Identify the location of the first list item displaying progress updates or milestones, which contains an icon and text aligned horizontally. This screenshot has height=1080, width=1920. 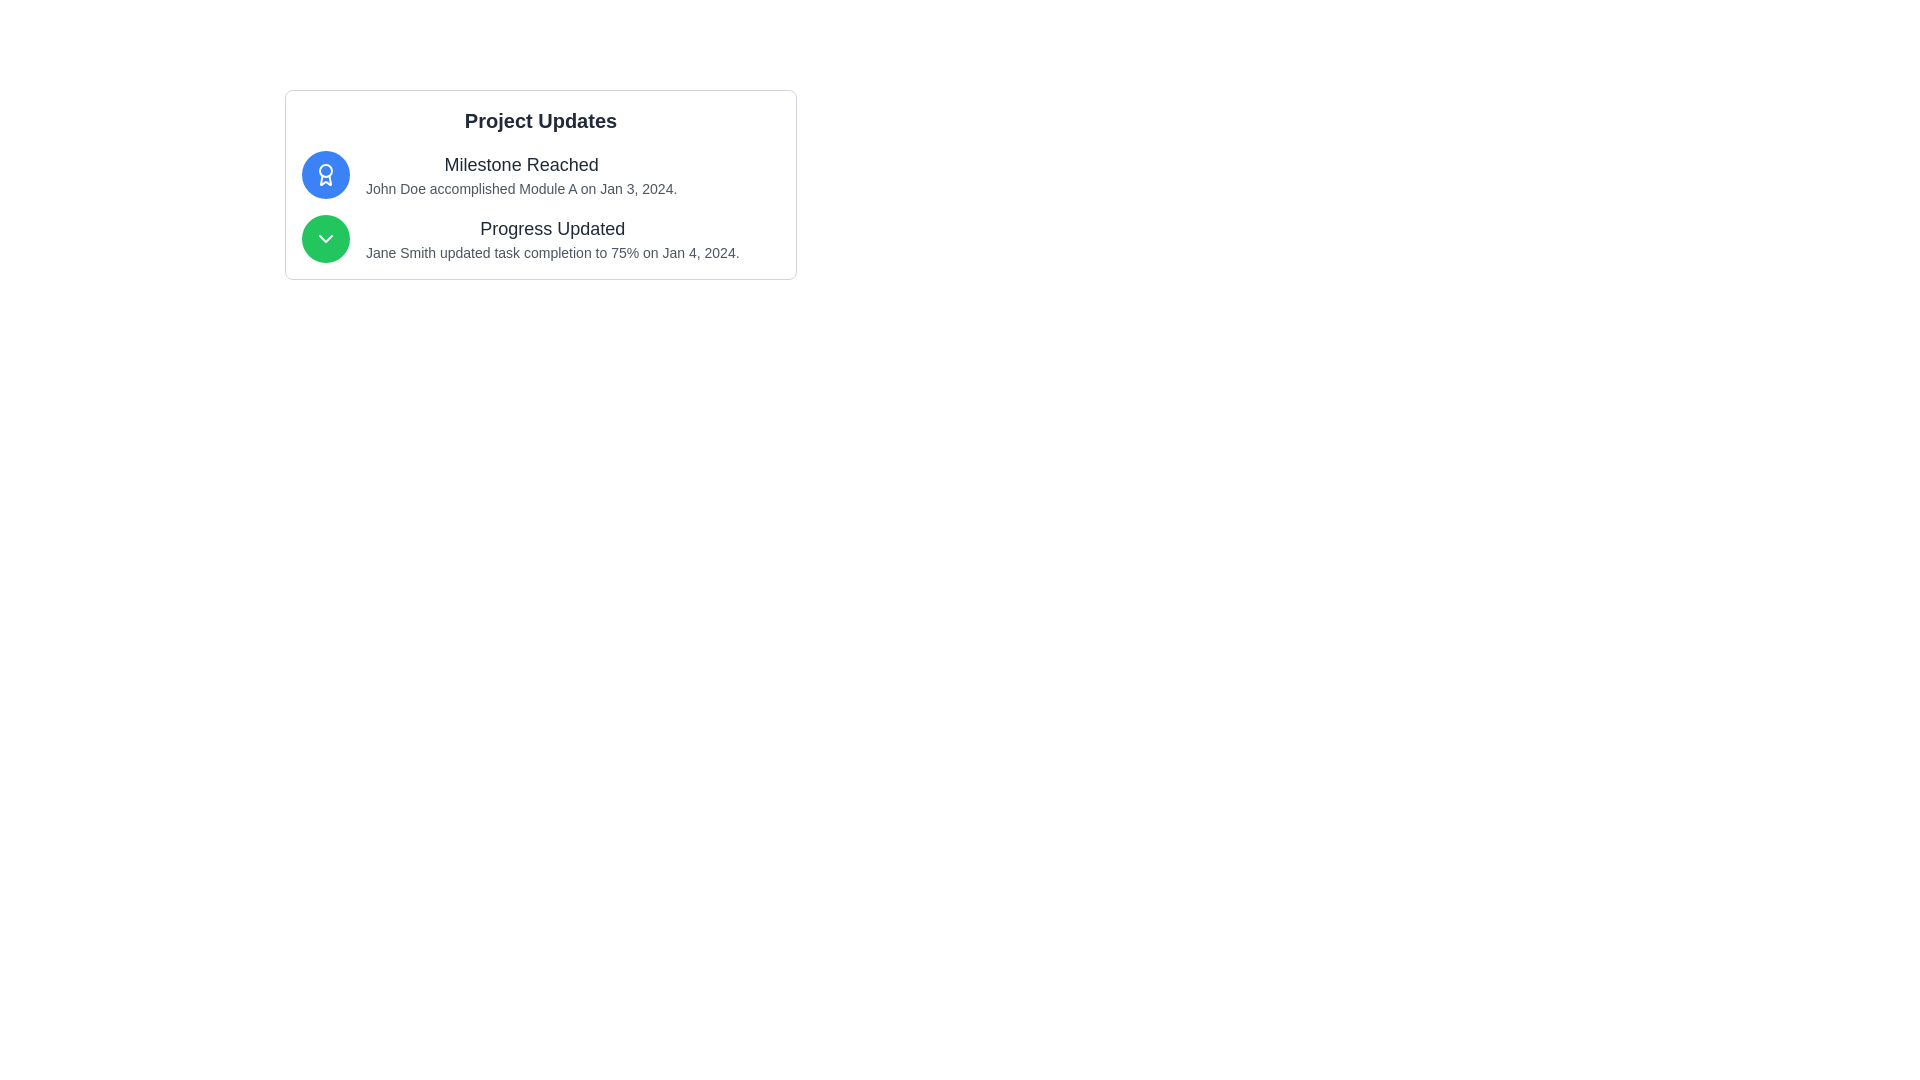
(541, 173).